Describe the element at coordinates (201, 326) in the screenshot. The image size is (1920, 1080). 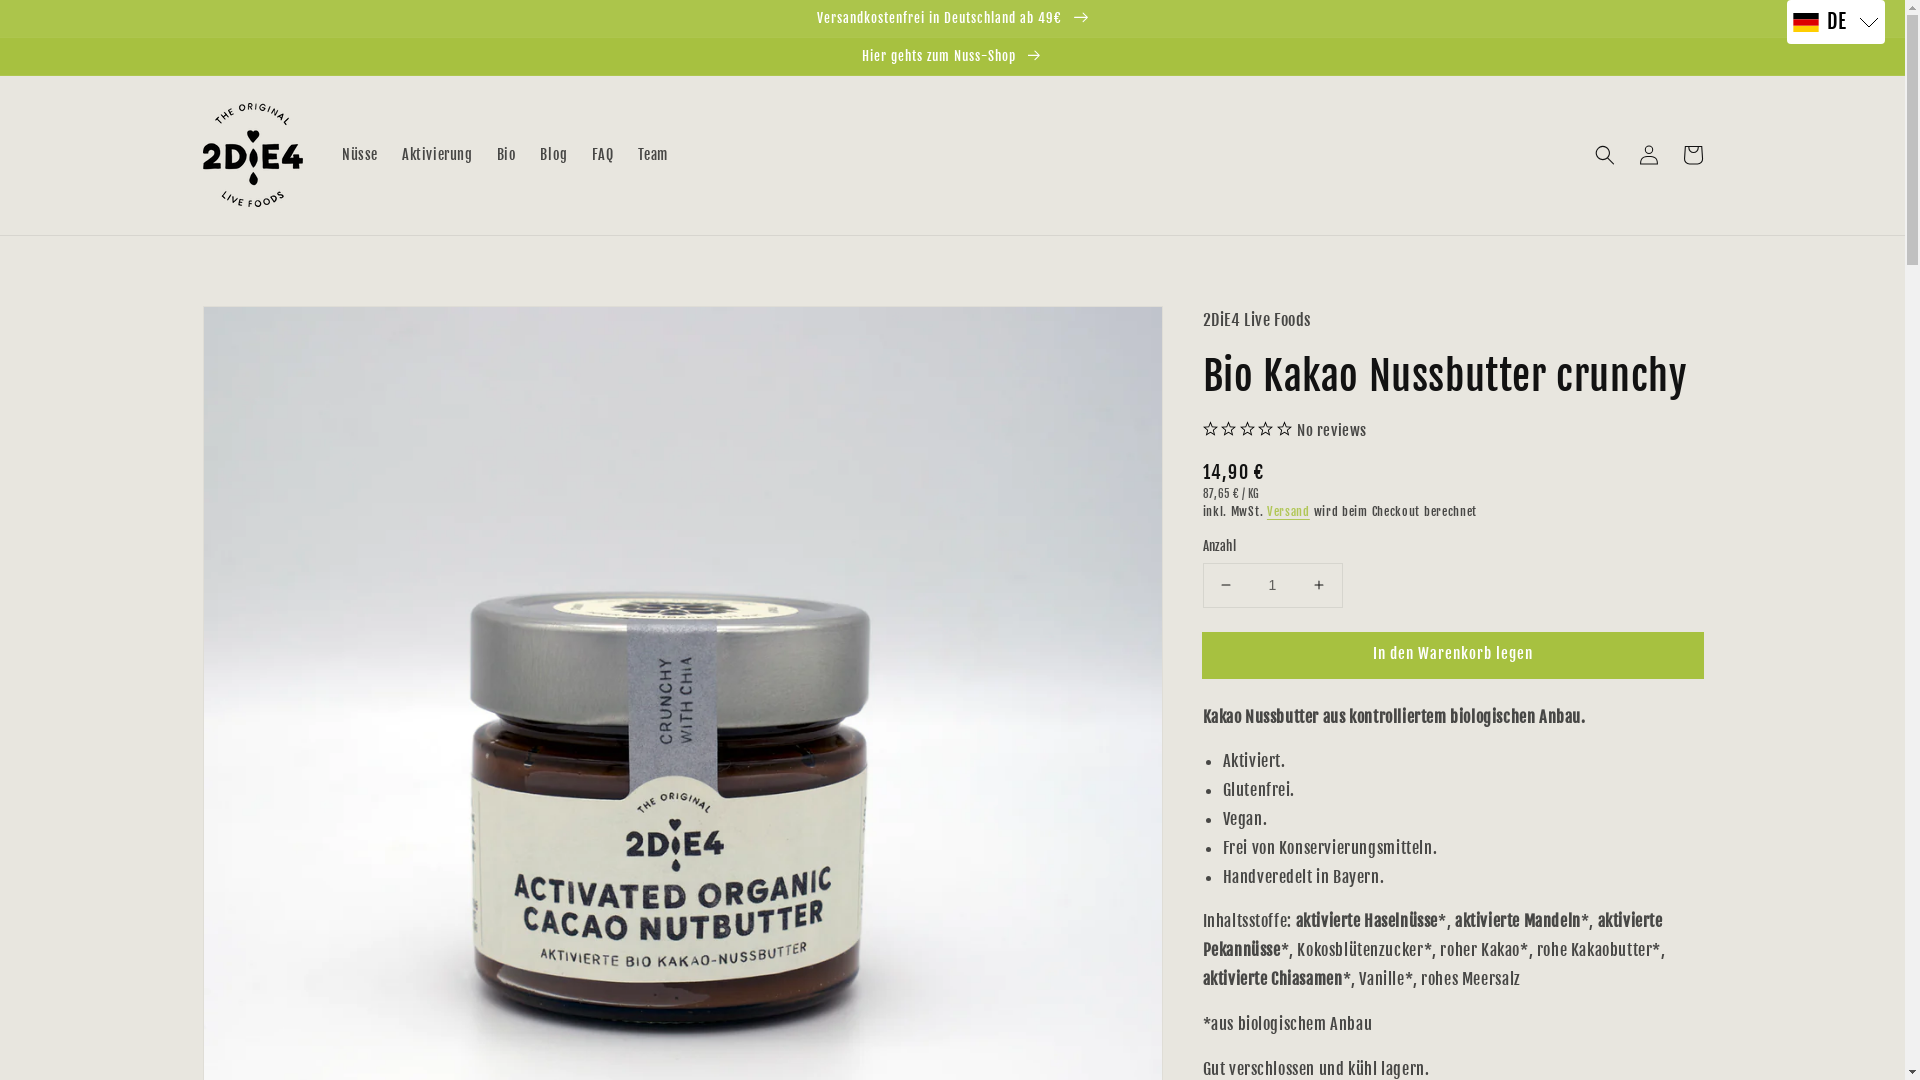
I see `'Zu Produktinformationen springen'` at that location.